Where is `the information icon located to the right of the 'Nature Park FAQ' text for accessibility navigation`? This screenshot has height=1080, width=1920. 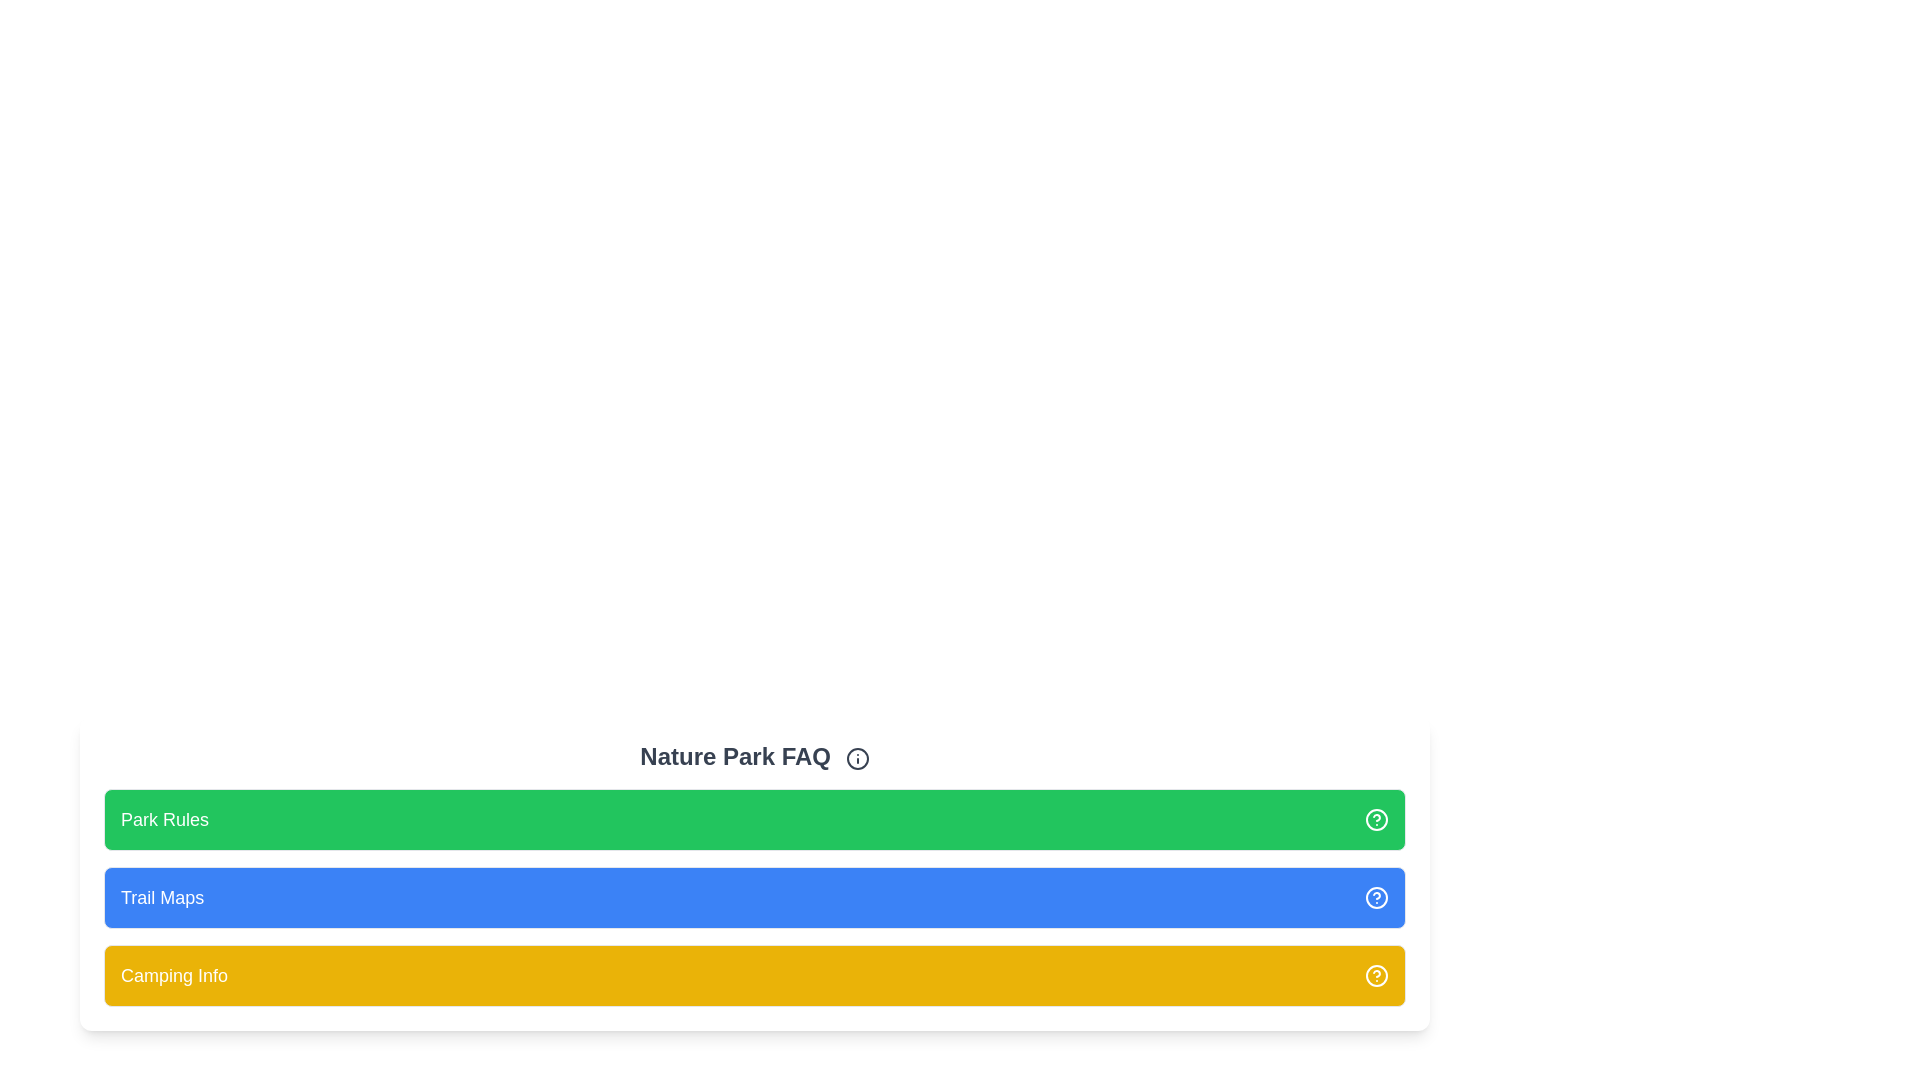
the information icon located to the right of the 'Nature Park FAQ' text for accessibility navigation is located at coordinates (857, 758).